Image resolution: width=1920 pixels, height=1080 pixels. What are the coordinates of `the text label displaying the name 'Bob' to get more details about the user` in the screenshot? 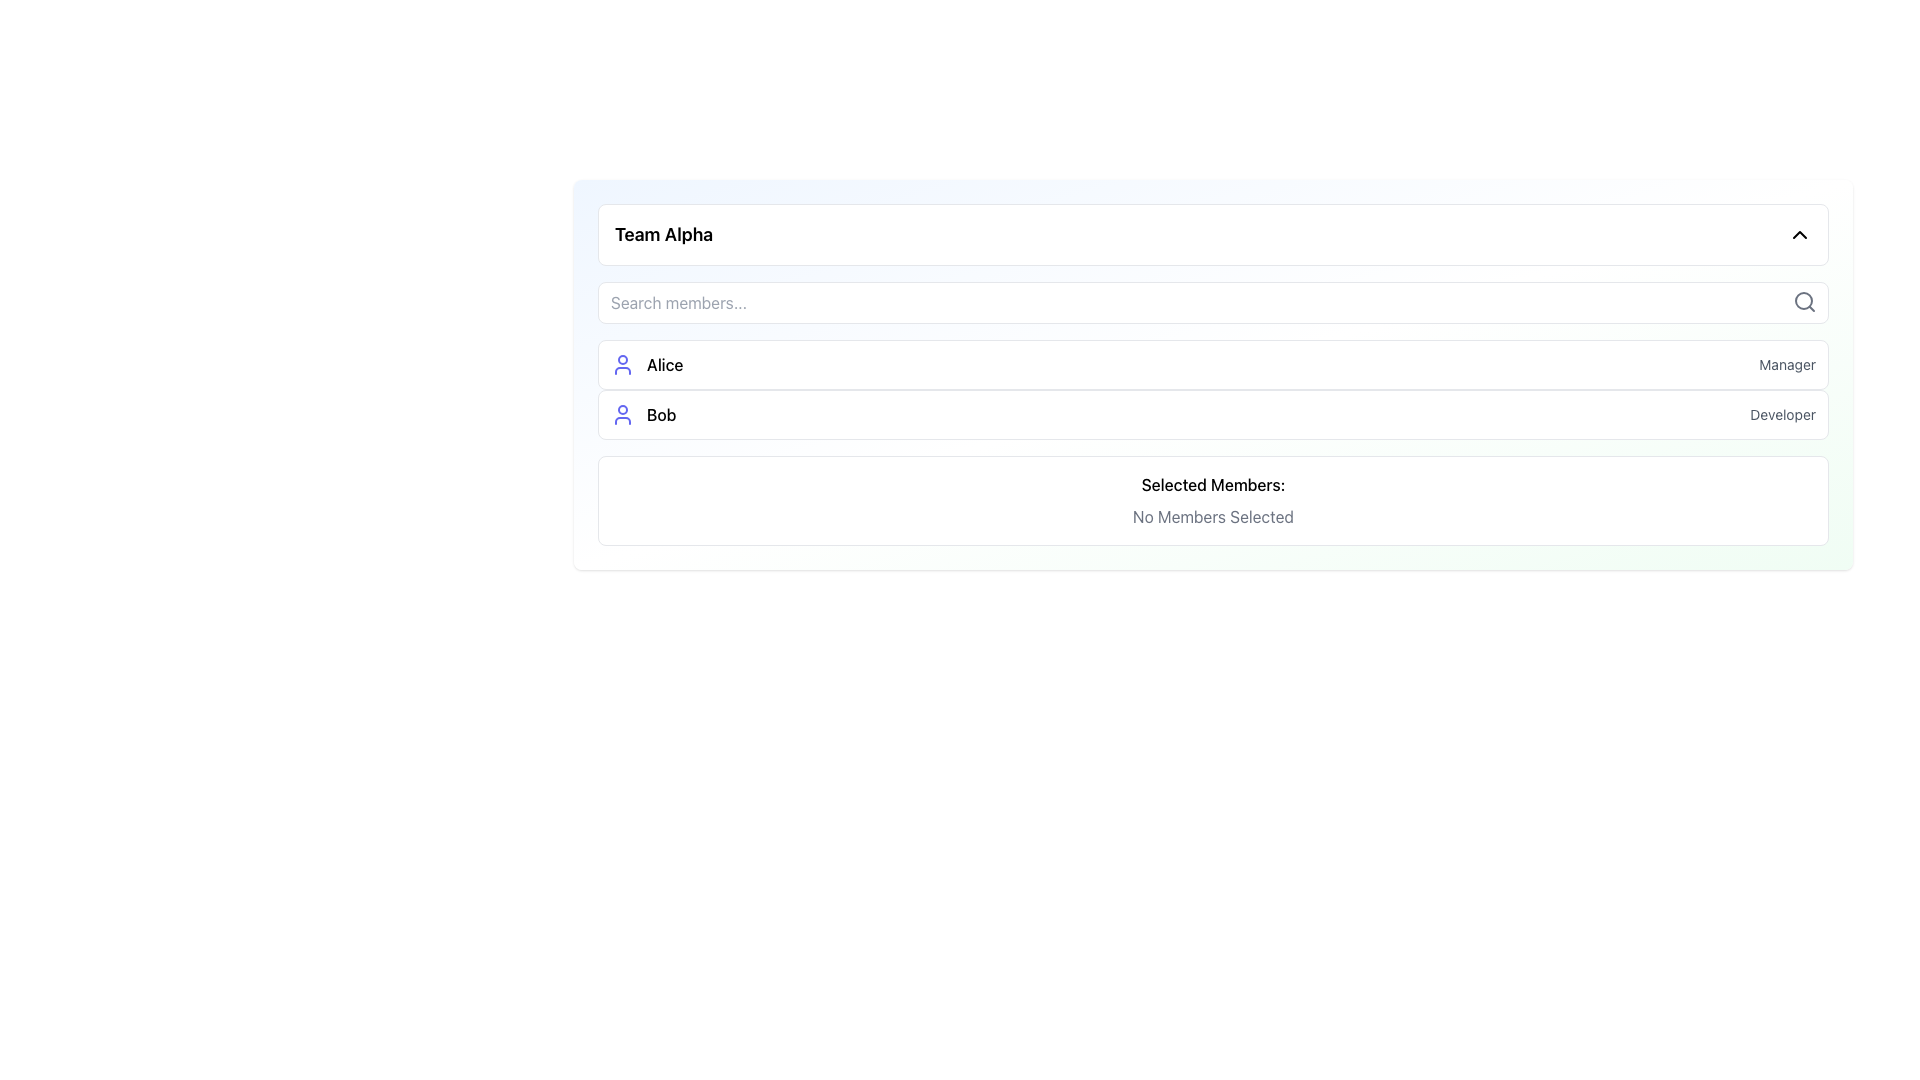 It's located at (643, 414).